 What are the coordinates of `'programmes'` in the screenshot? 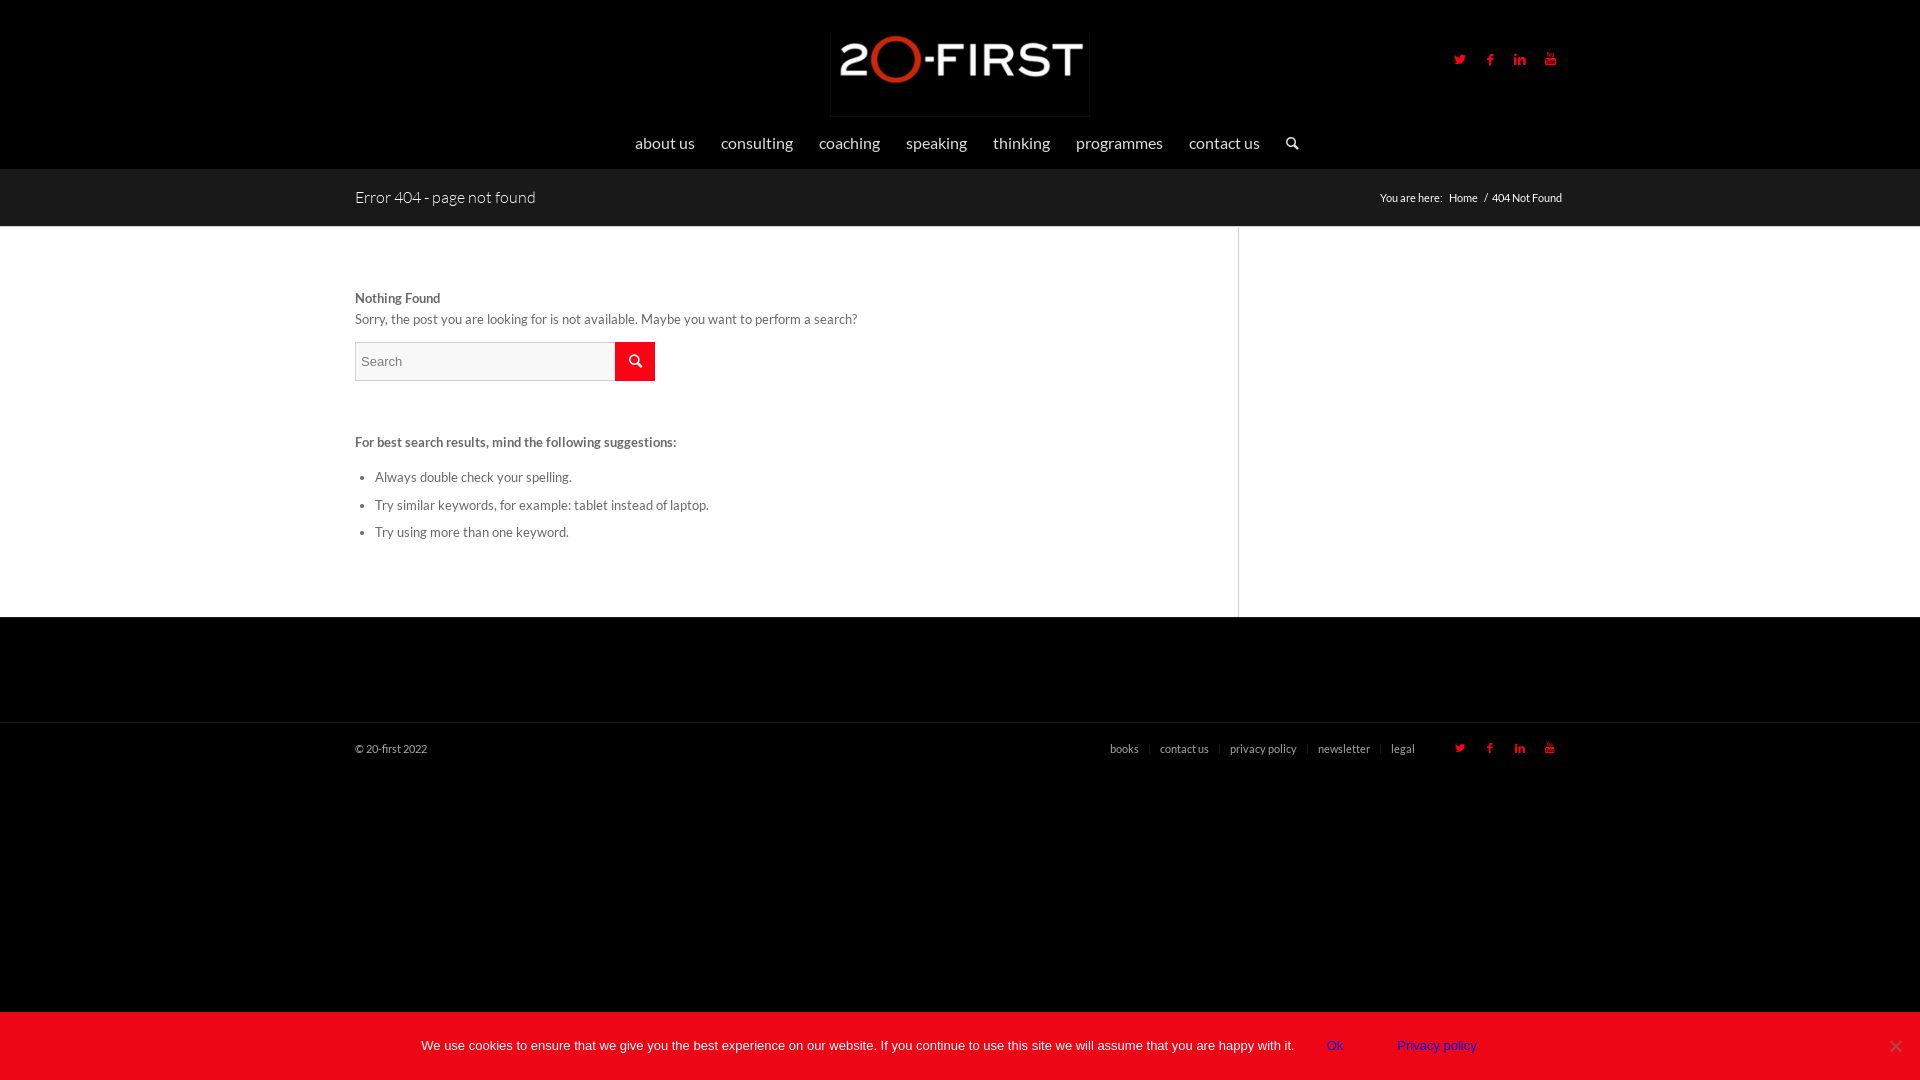 It's located at (1117, 141).